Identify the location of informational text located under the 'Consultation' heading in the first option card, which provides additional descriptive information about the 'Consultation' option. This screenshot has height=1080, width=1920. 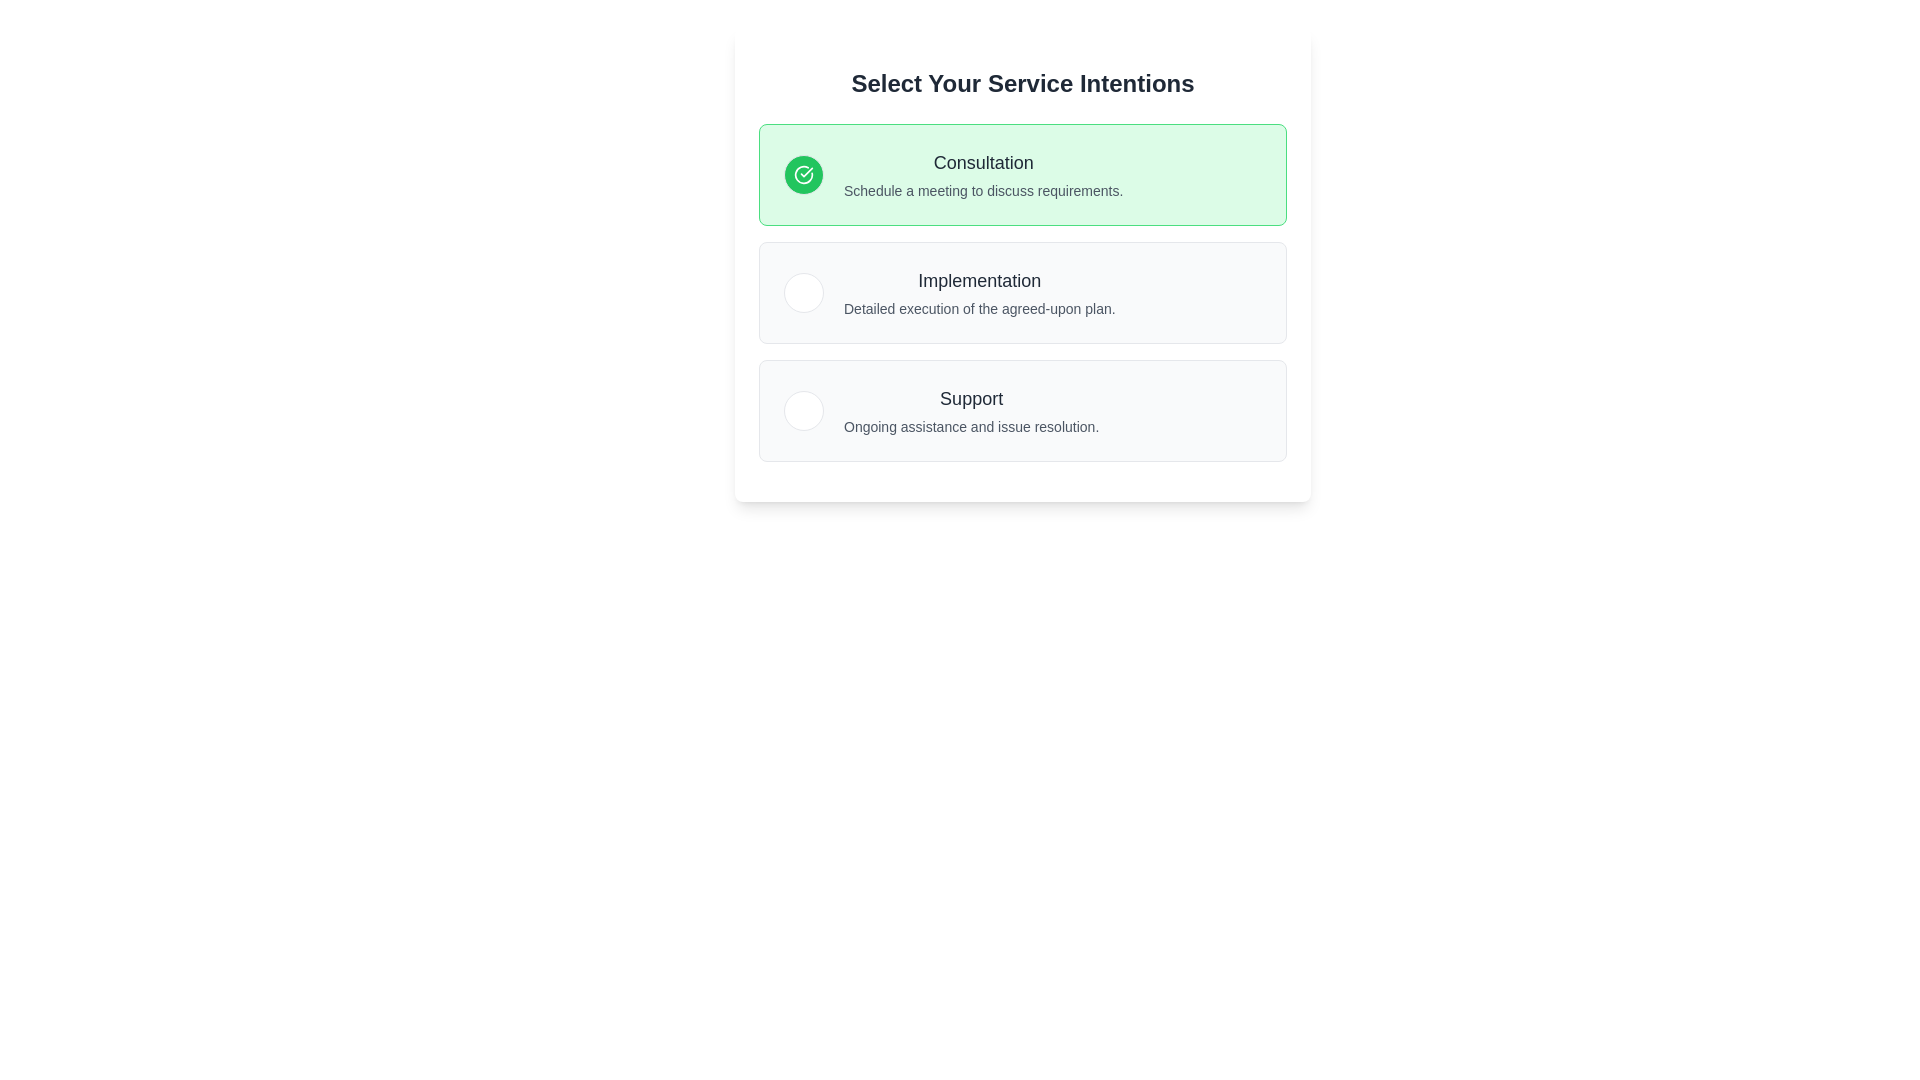
(983, 191).